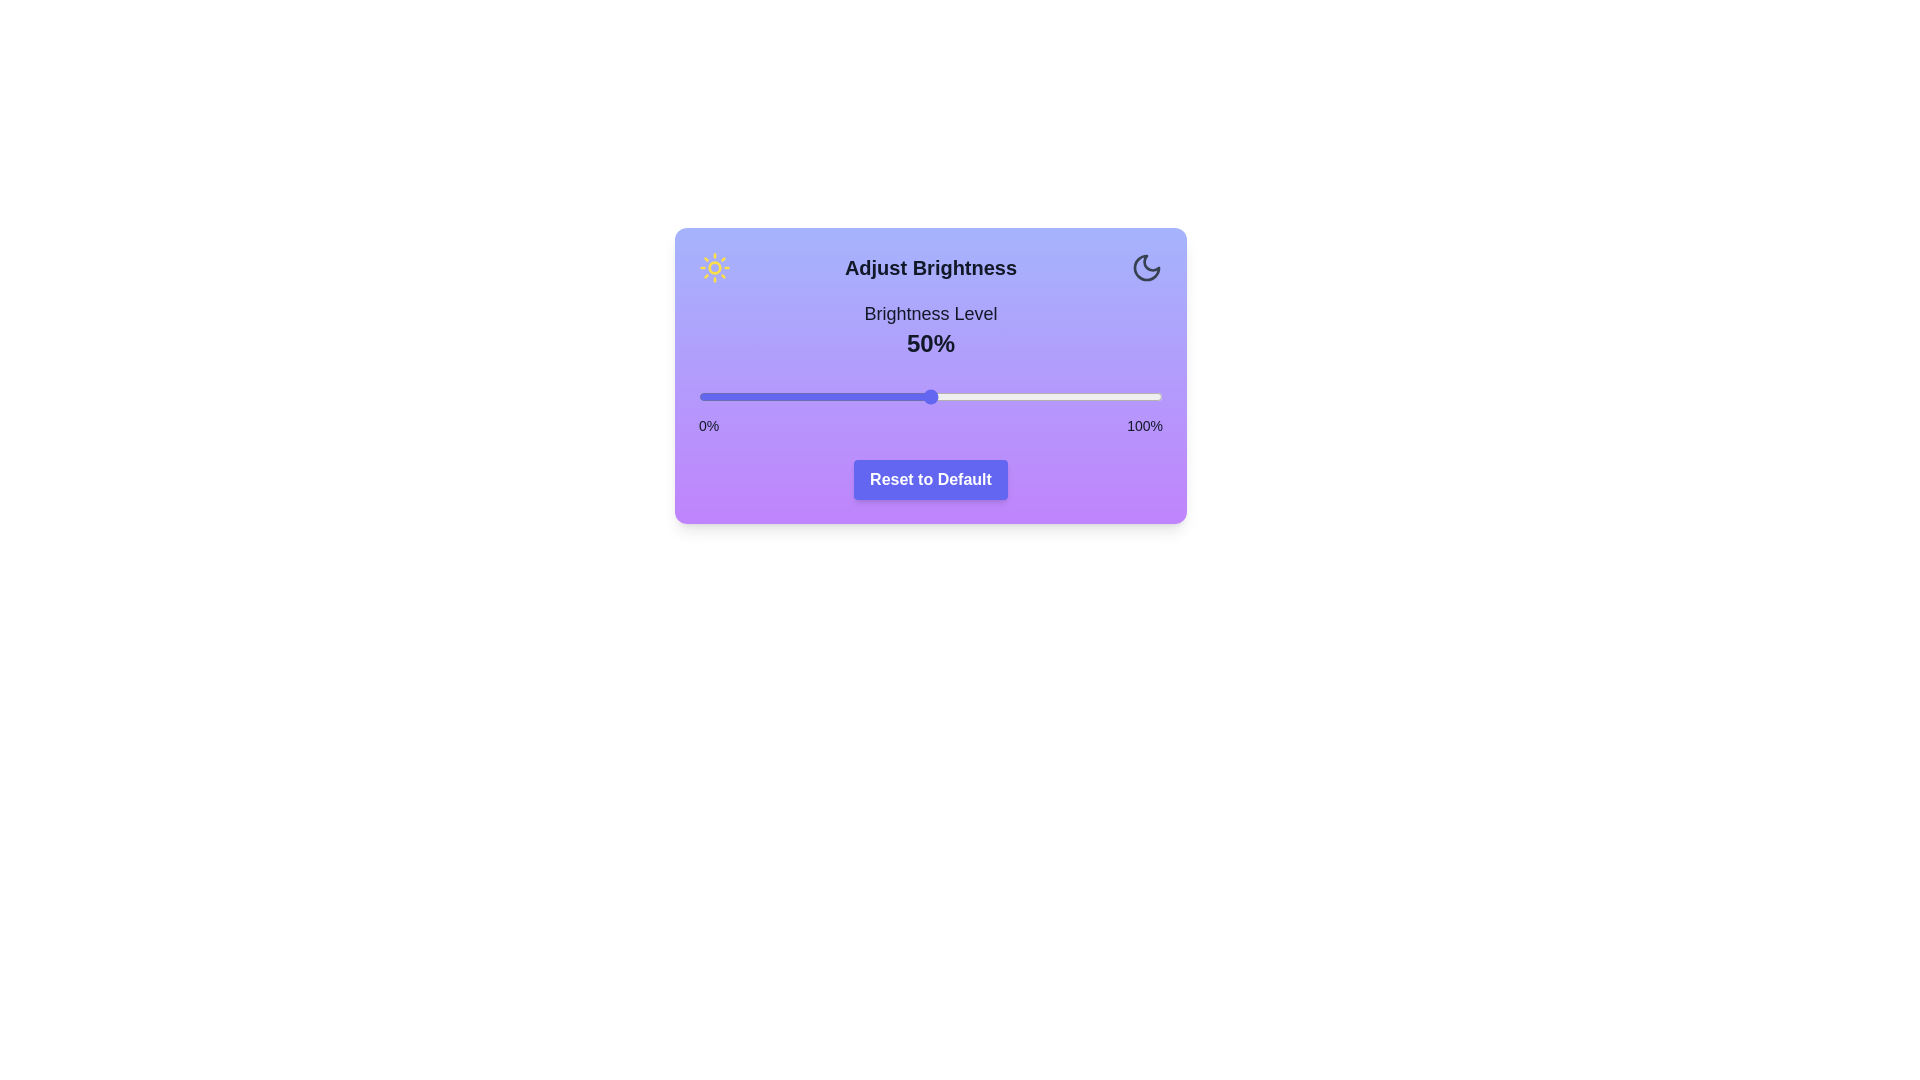 The height and width of the screenshot is (1080, 1920). Describe the element at coordinates (1023, 397) in the screenshot. I see `the brightness slider to 70%` at that location.